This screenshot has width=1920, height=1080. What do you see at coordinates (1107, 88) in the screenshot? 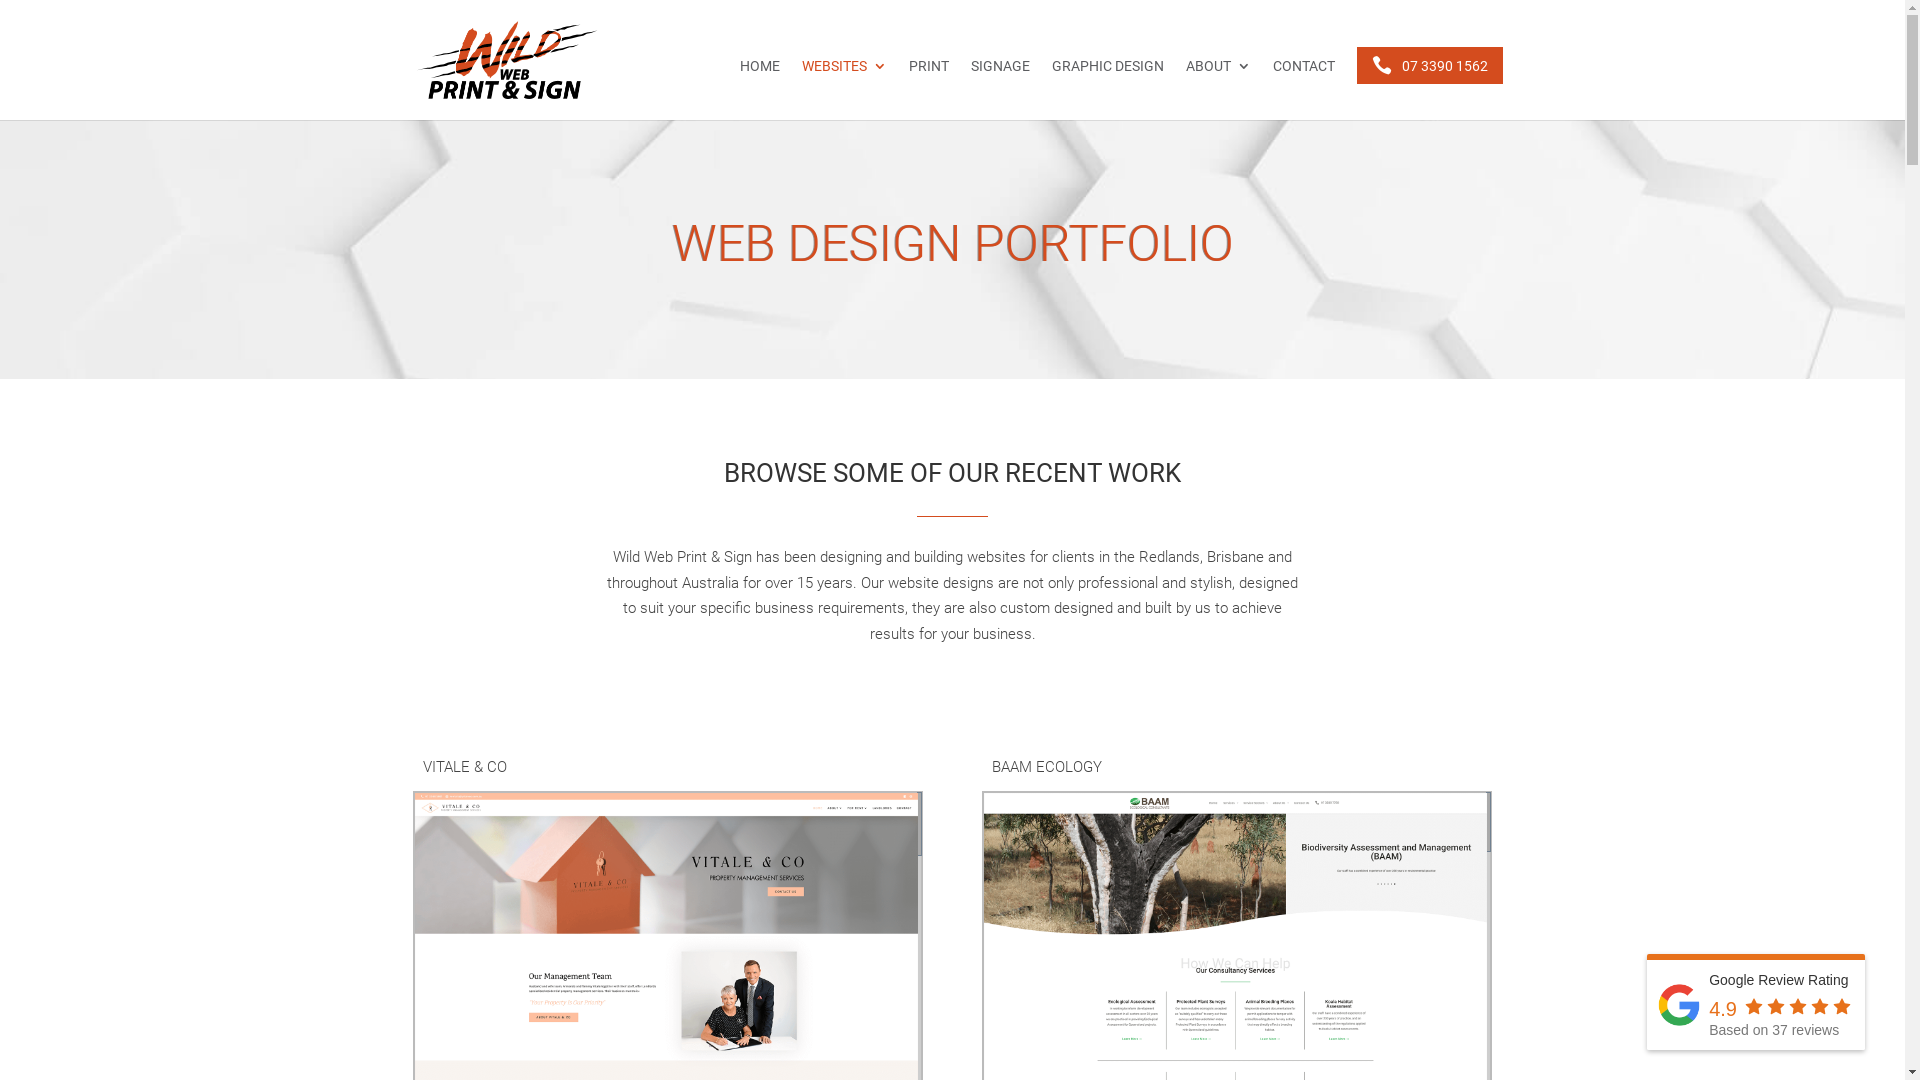
I see `'GRAPHIC DESIGN'` at bounding box center [1107, 88].